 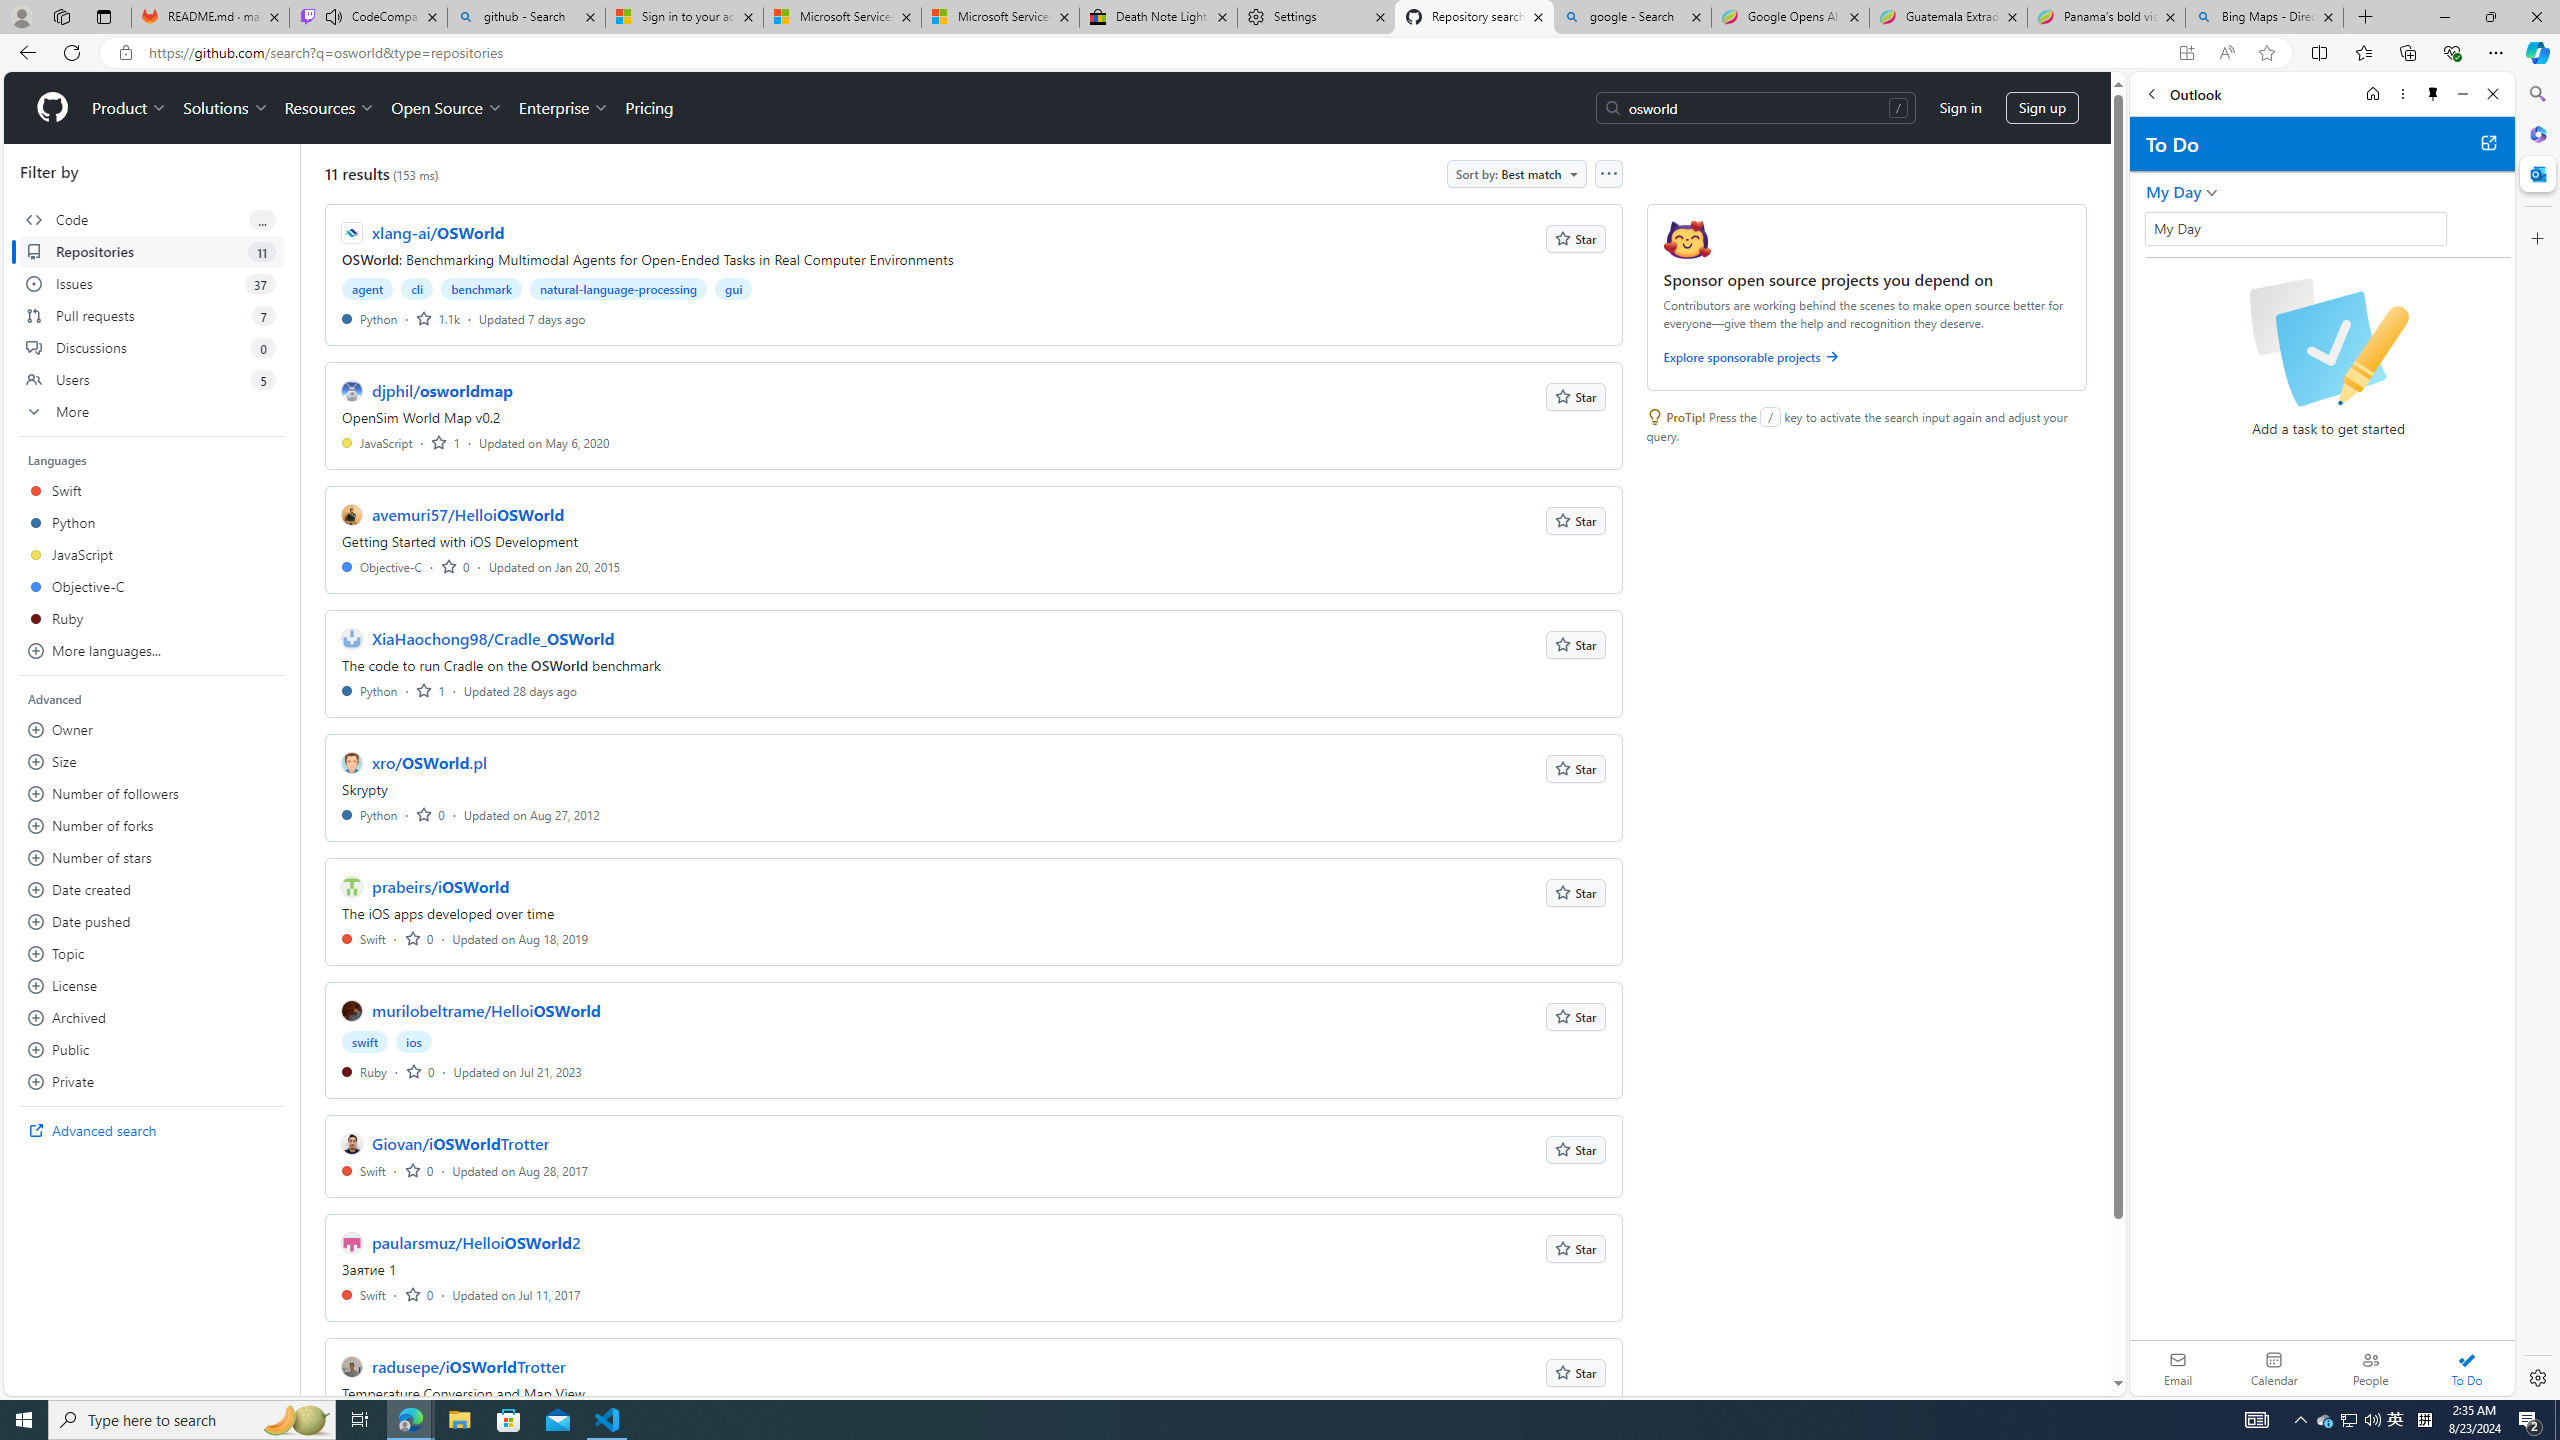 I want to click on 'xlang-ai/OSWorld', so click(x=436, y=231).